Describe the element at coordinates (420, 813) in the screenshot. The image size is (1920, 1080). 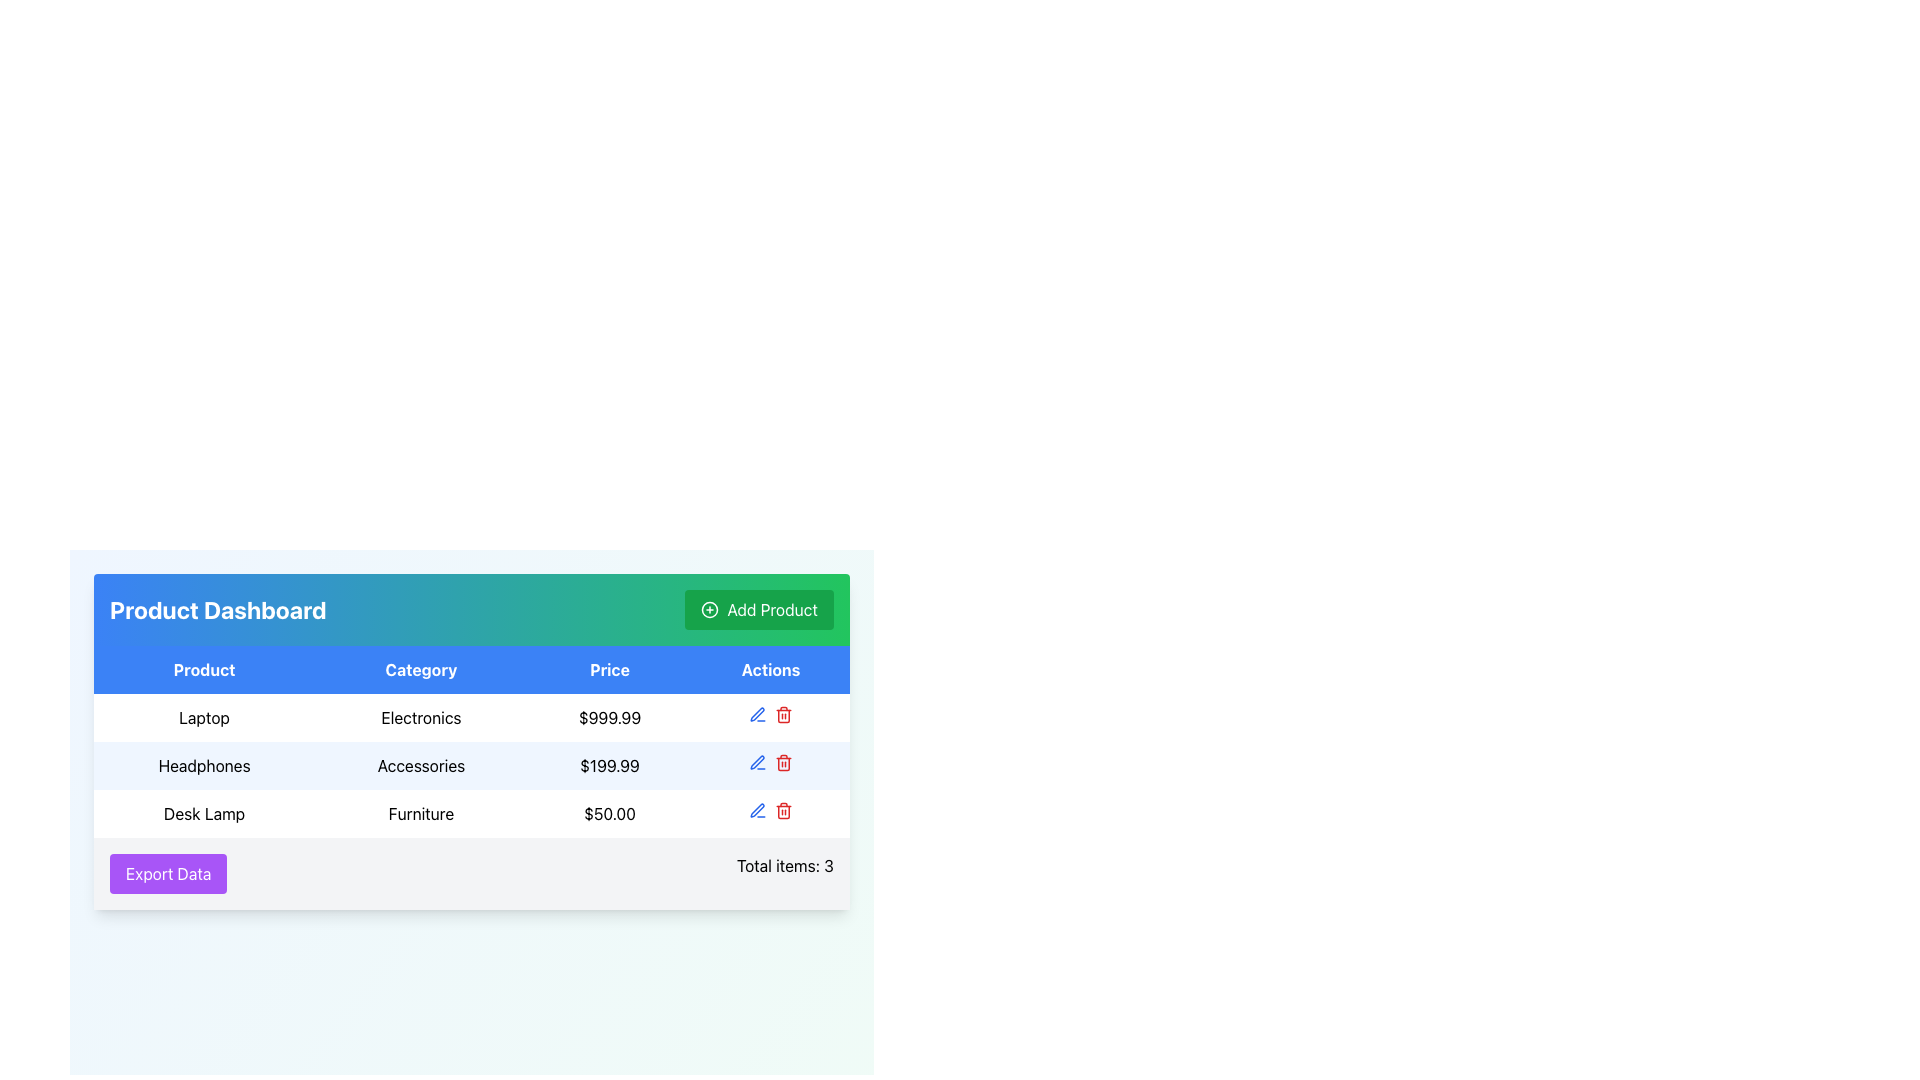
I see `the text label indicating the category of the product 'Desk Lamp' located in the third row under the 'Category' column in the table` at that location.